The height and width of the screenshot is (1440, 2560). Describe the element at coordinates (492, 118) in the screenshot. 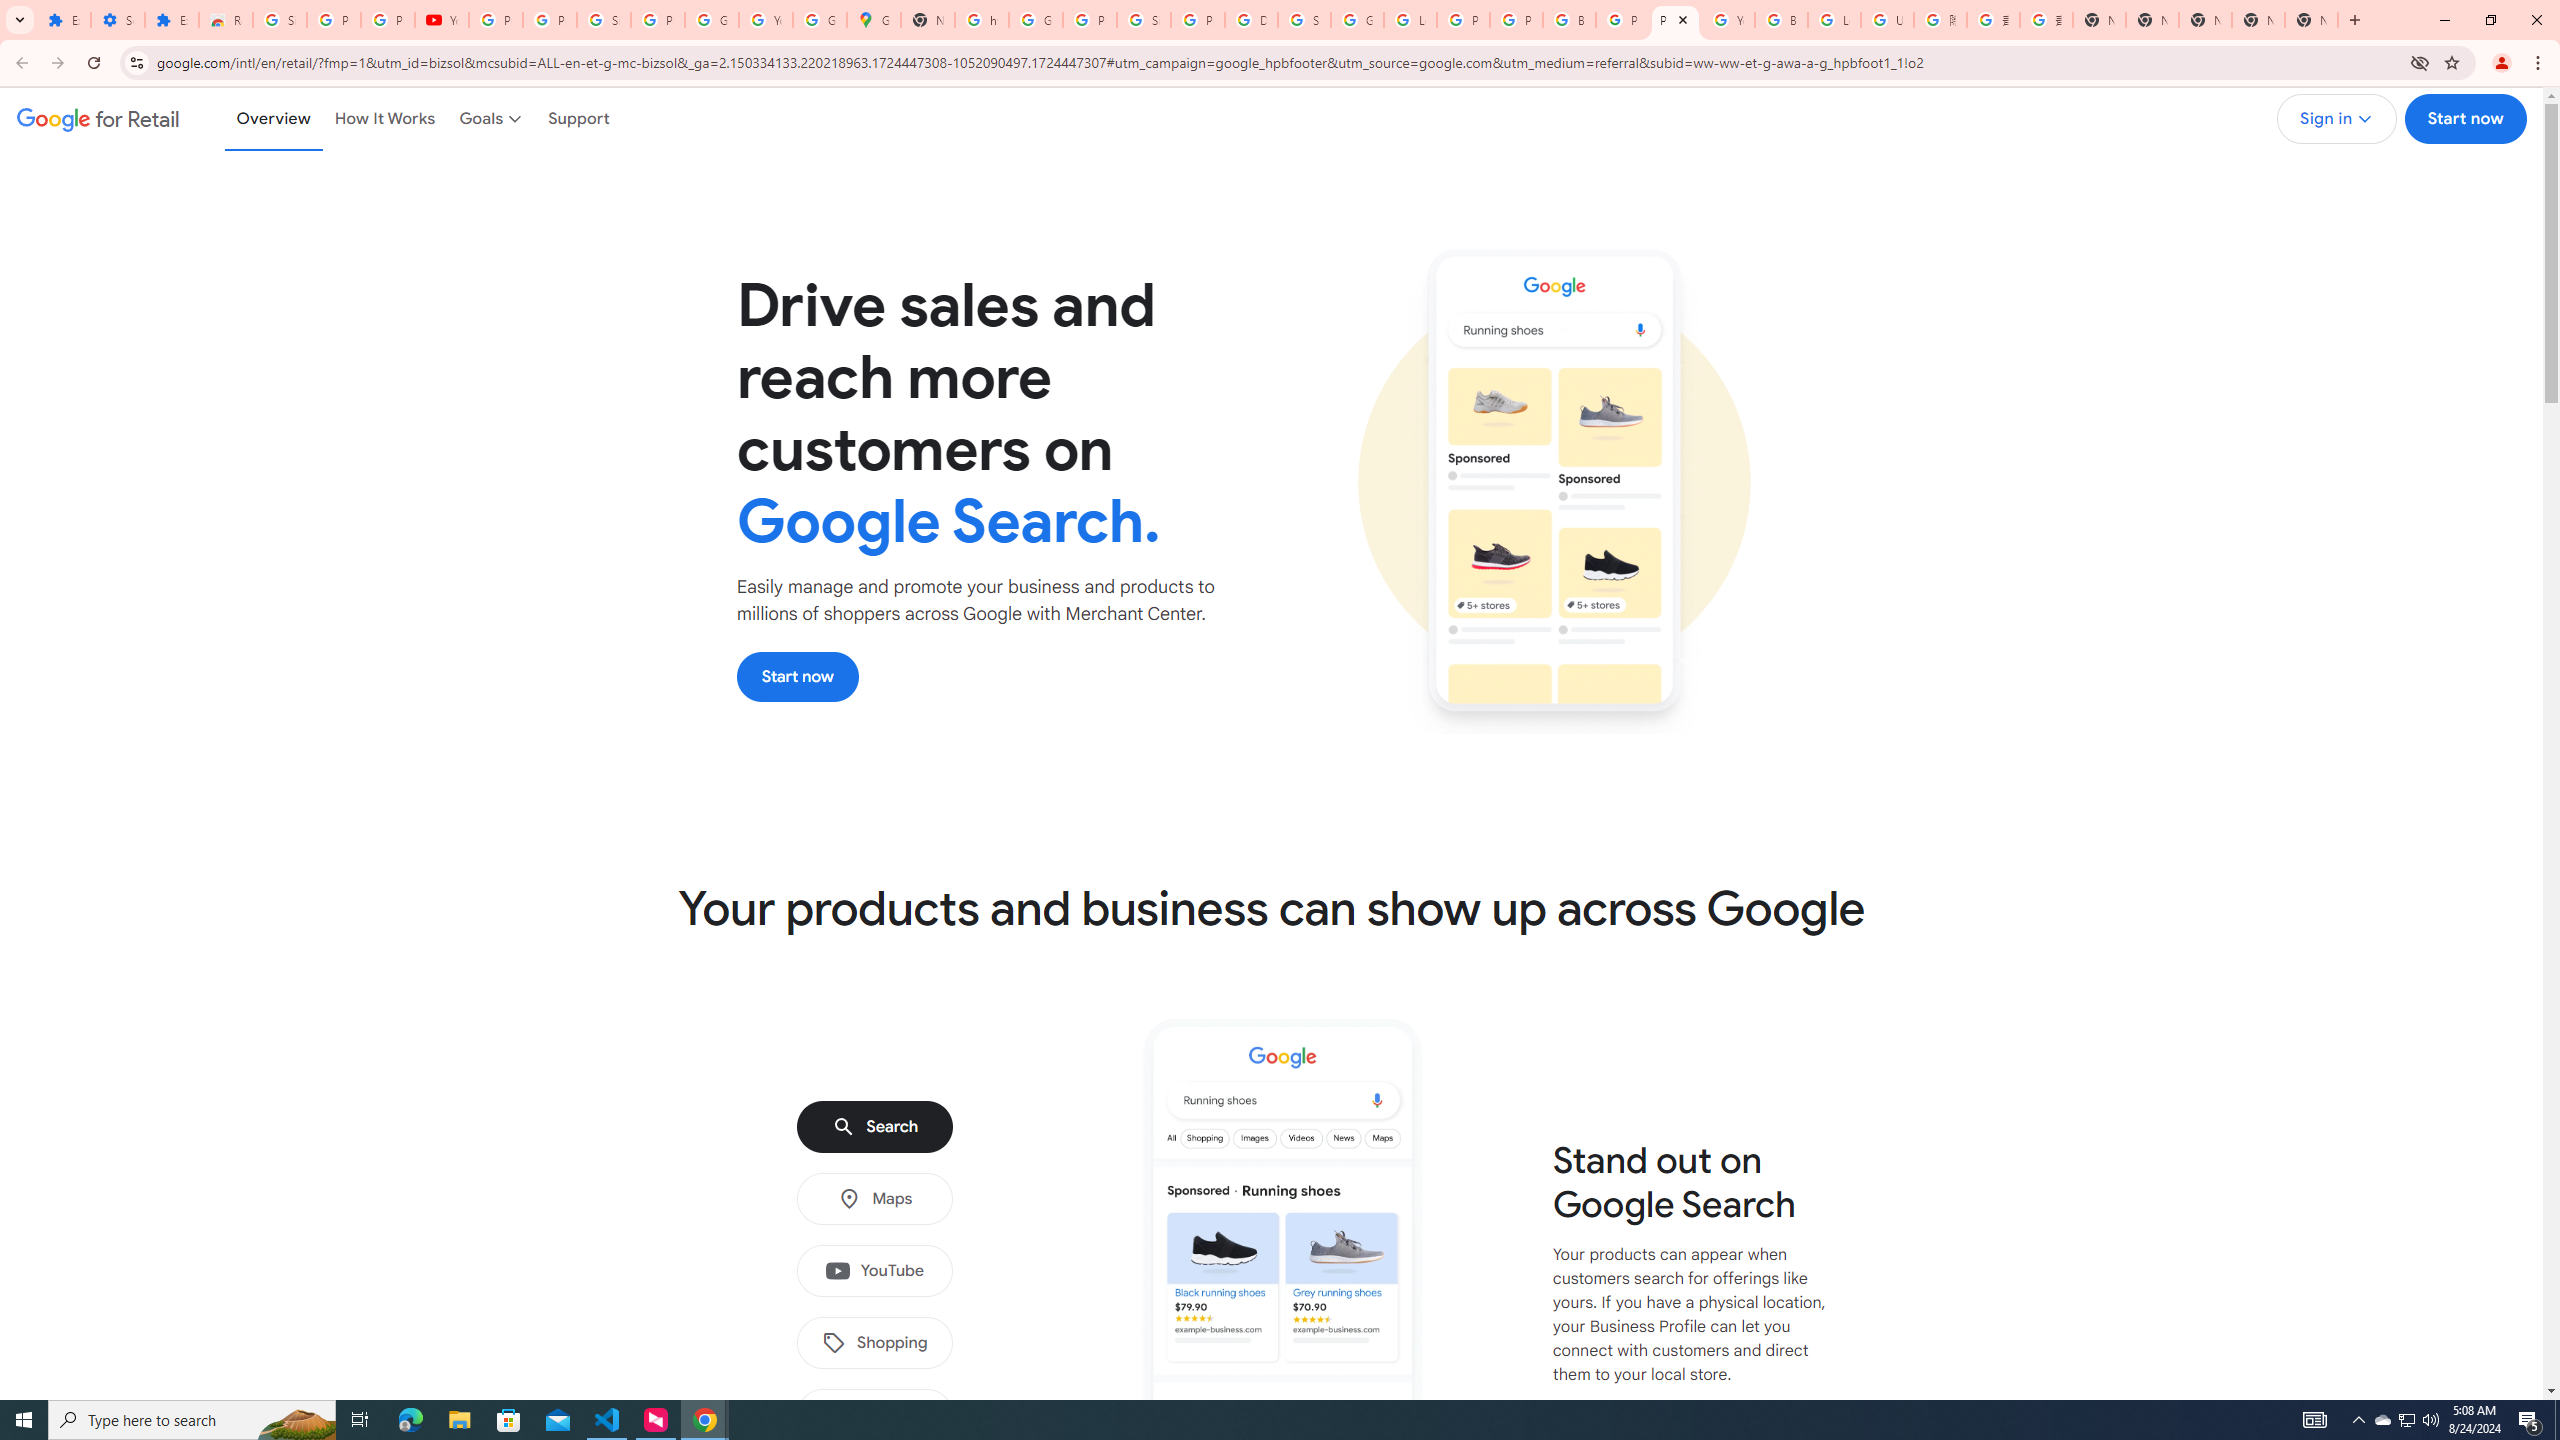

I see `'Goals'` at that location.